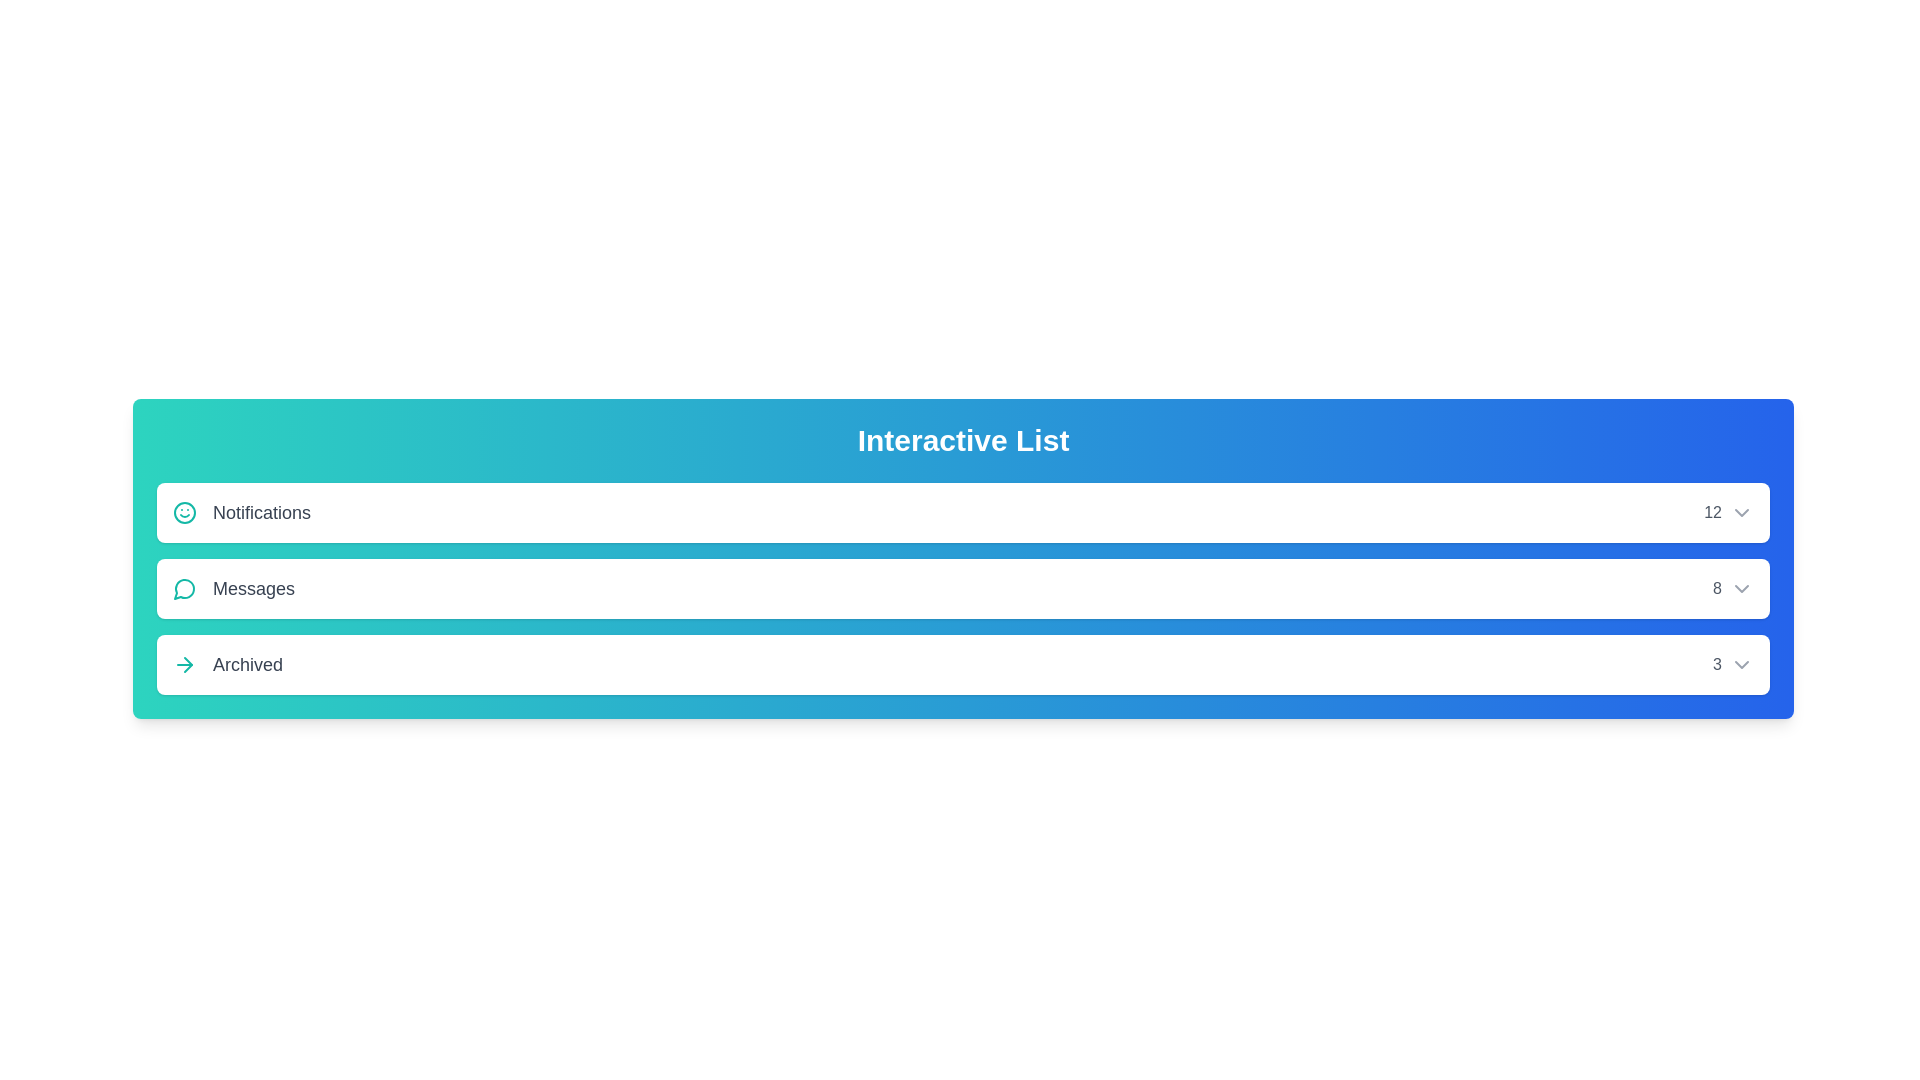 This screenshot has width=1920, height=1080. Describe the element at coordinates (963, 664) in the screenshot. I see `the list item Archived to observe hover effects` at that location.